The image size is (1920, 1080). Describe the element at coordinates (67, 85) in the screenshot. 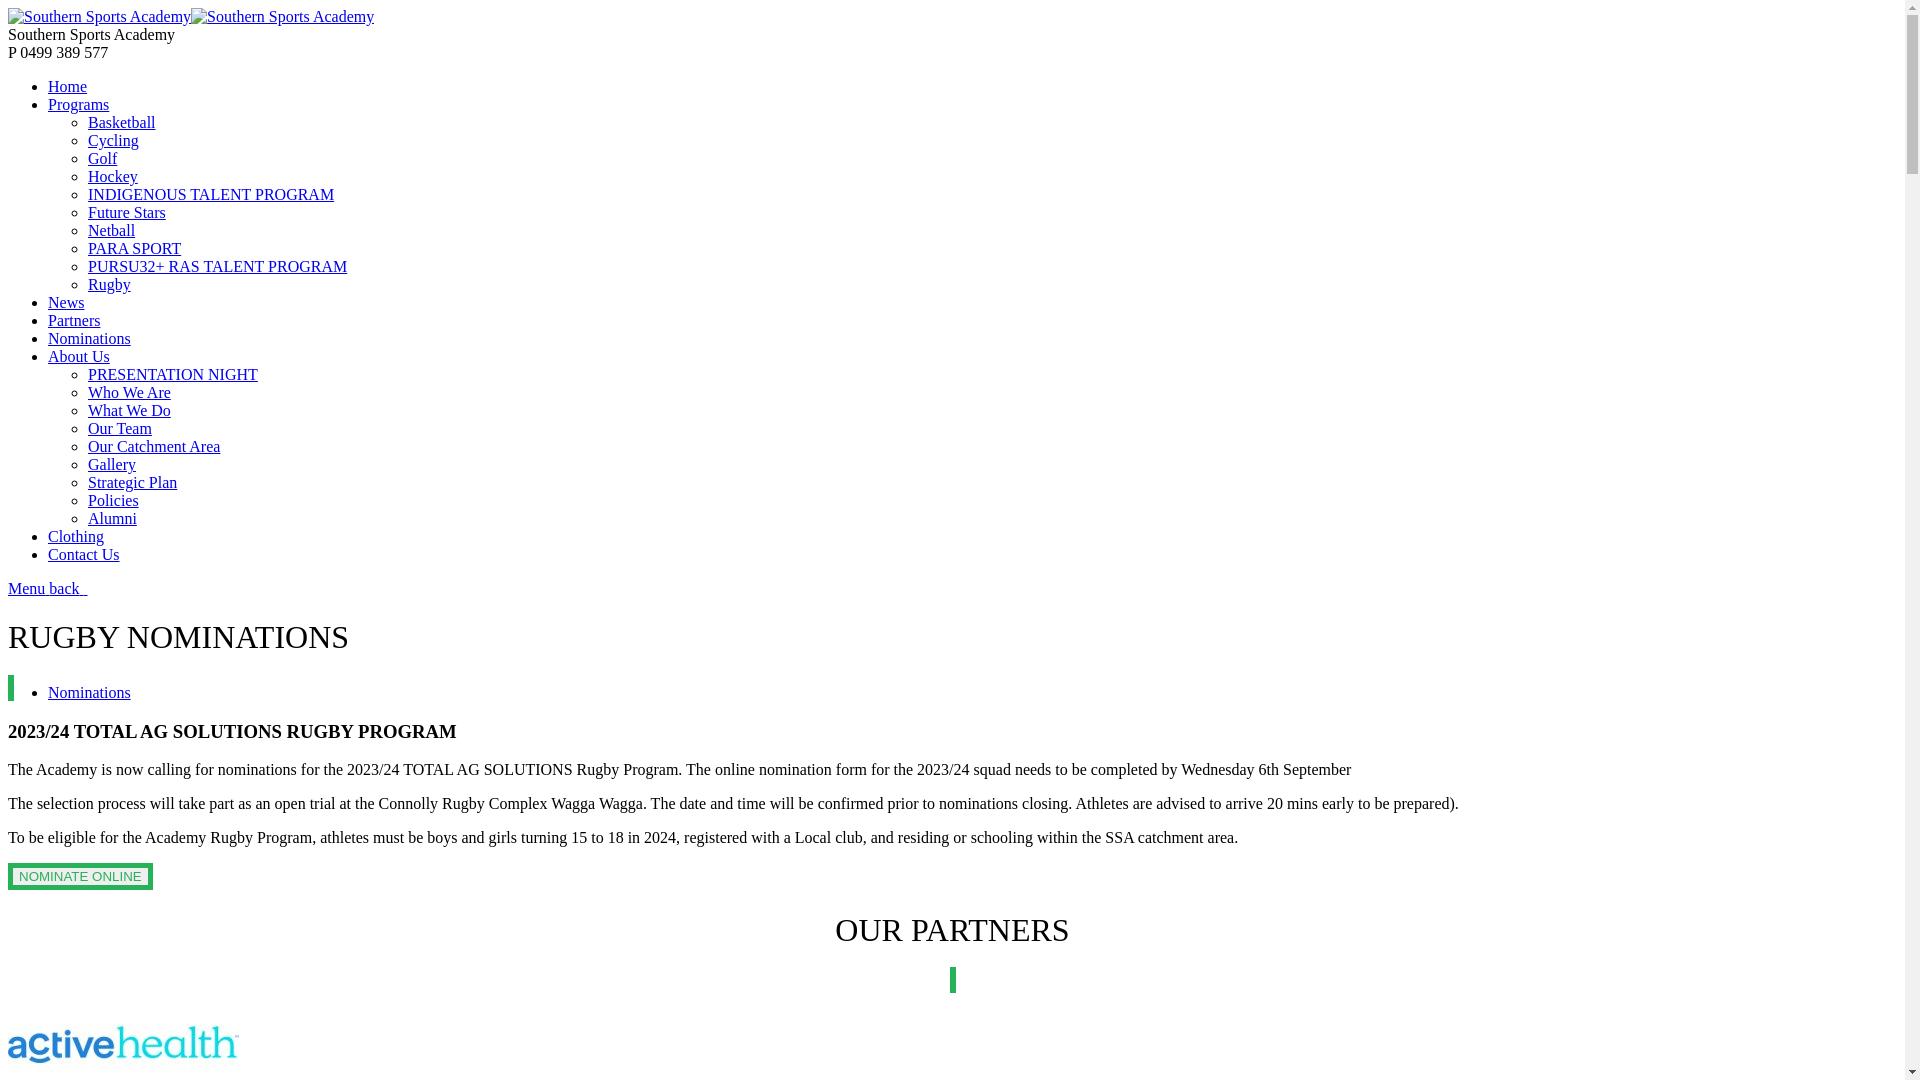

I see `'Home'` at that location.